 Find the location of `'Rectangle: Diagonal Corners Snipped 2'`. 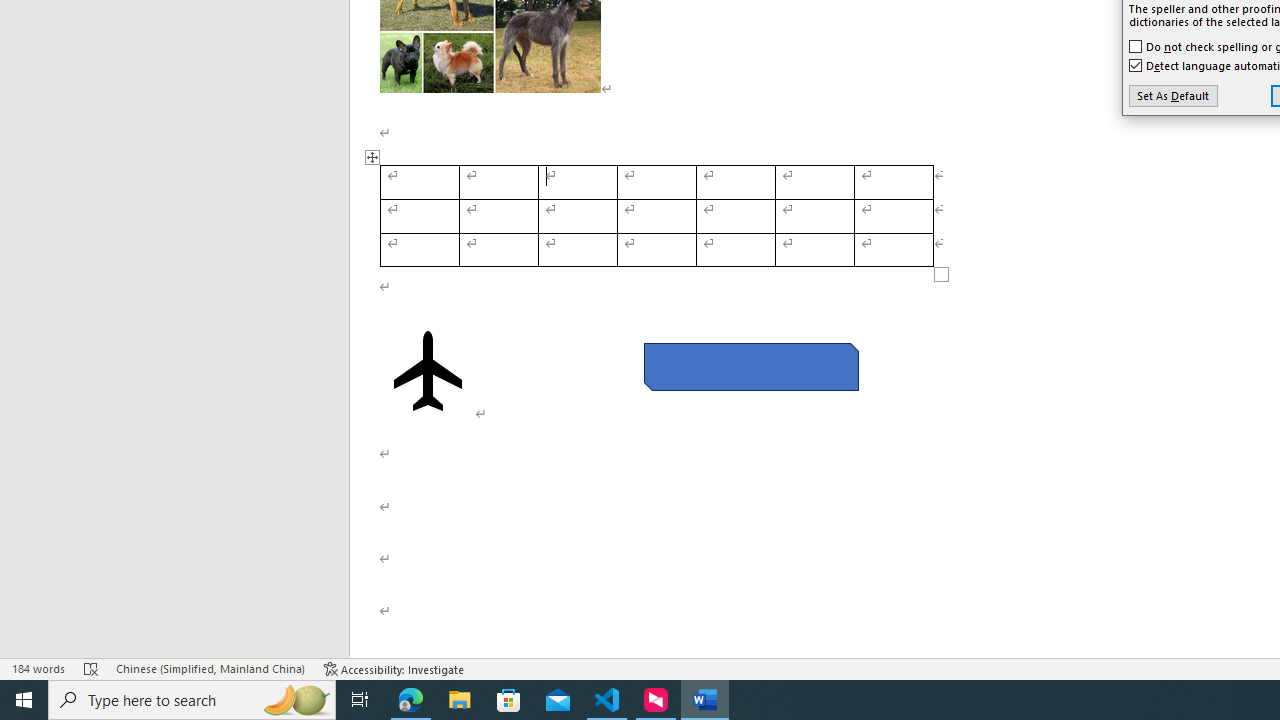

'Rectangle: Diagonal Corners Snipped 2' is located at coordinates (750, 366).